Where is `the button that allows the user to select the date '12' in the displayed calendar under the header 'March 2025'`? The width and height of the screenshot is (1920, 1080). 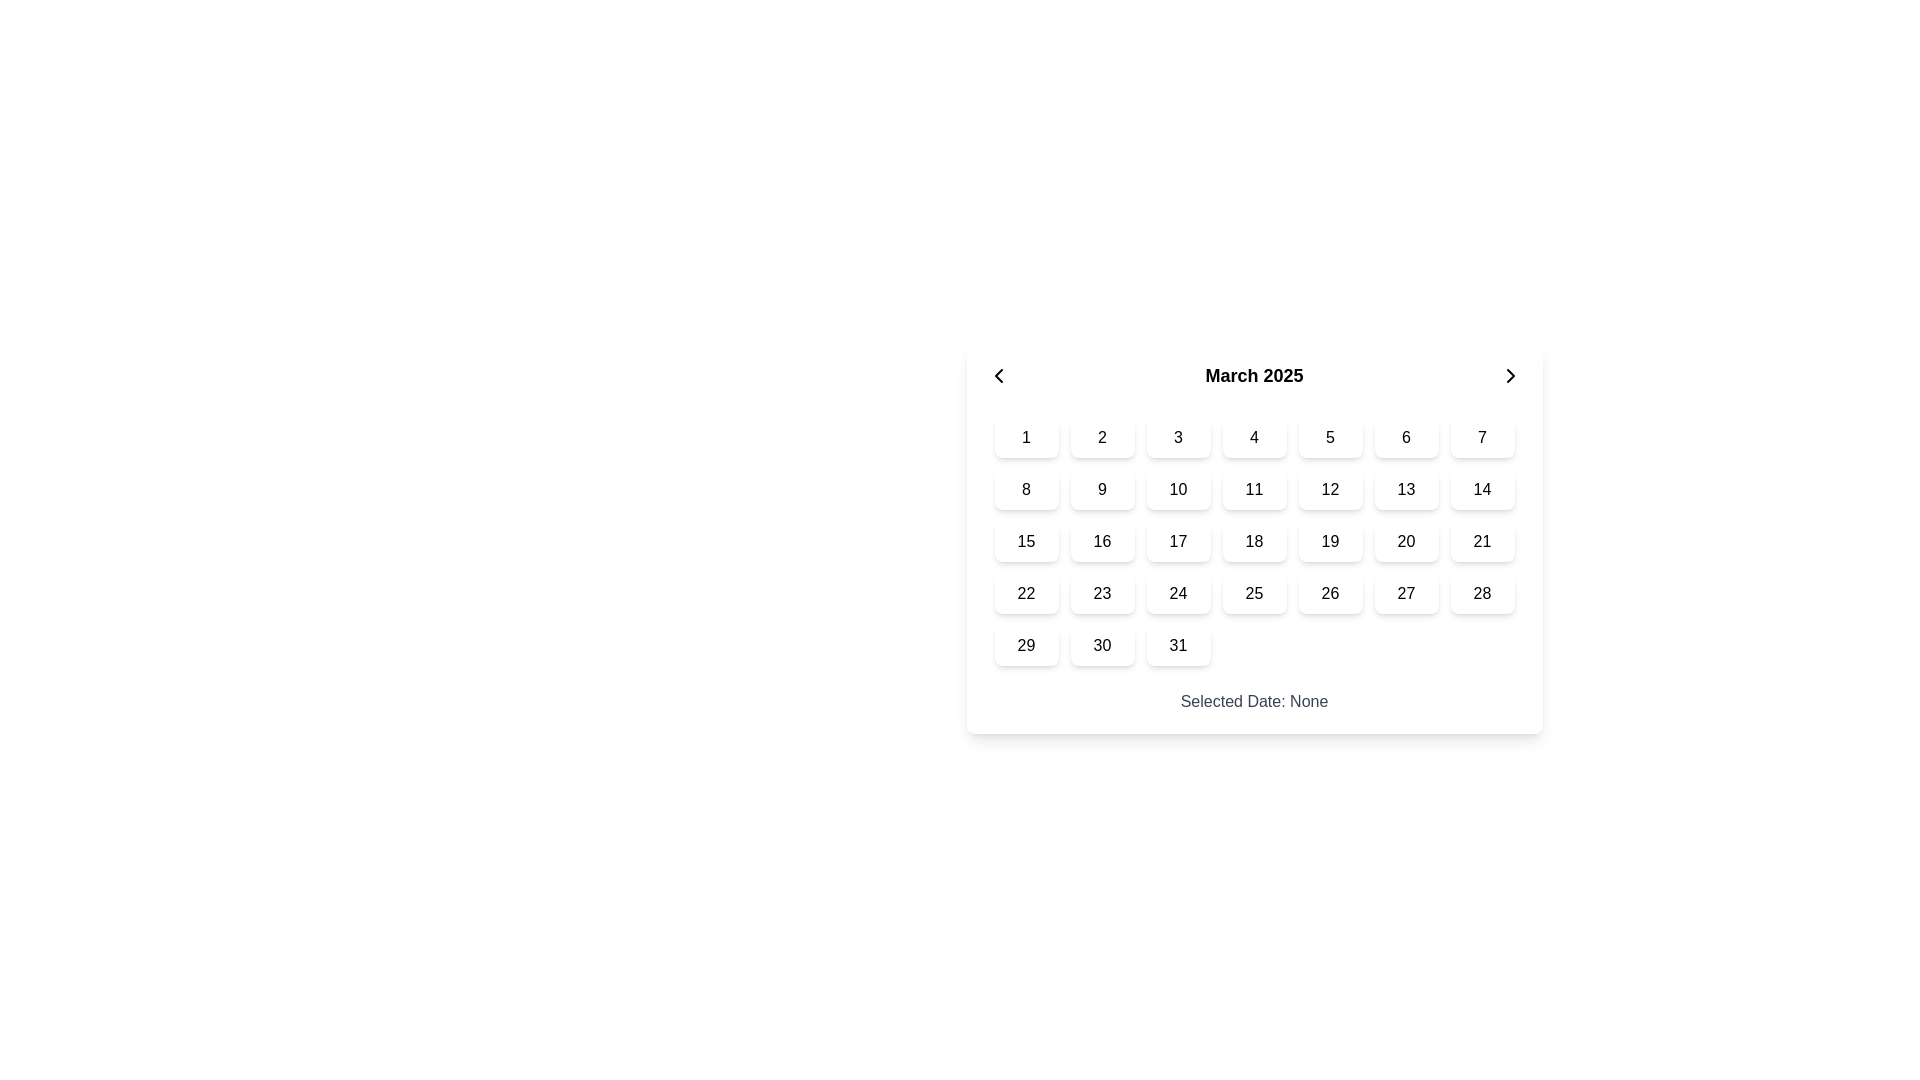 the button that allows the user to select the date '12' in the displayed calendar under the header 'March 2025' is located at coordinates (1330, 489).